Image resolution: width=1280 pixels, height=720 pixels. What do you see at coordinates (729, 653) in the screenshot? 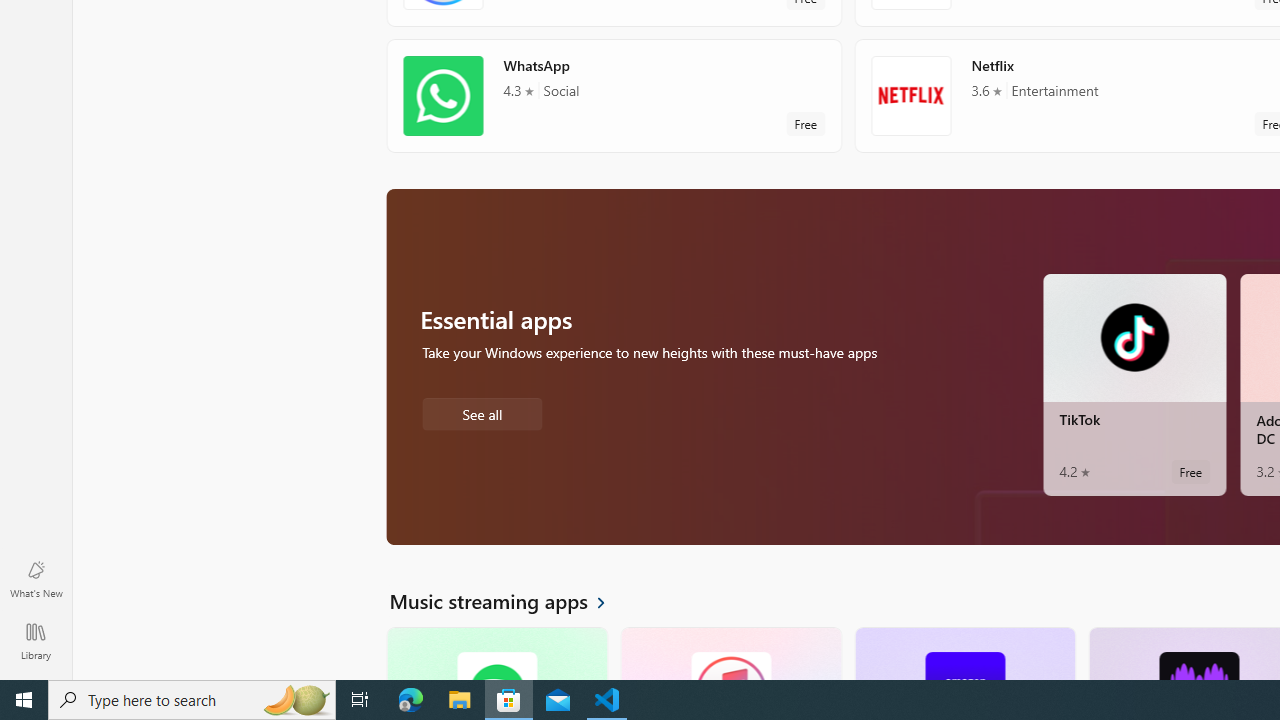
I see `'iTunes. Average rating of 2.5 out of five stars. Free  '` at bounding box center [729, 653].